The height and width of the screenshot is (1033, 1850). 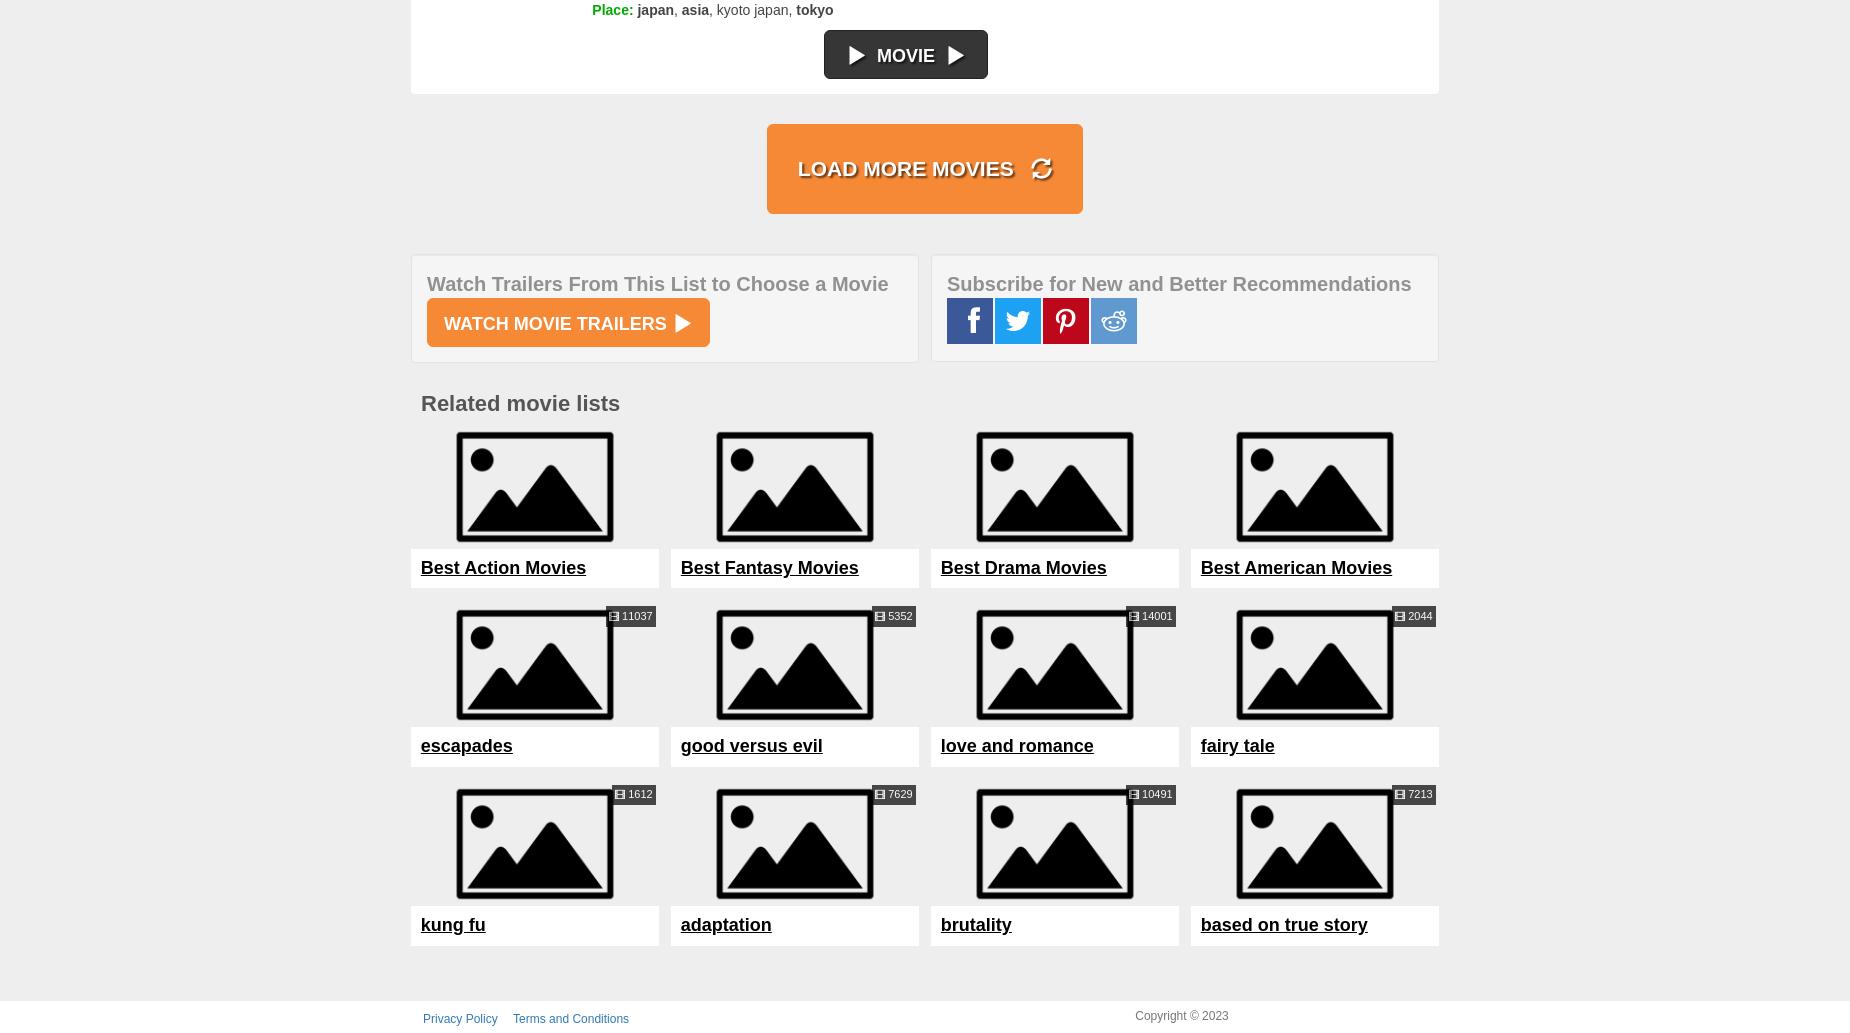 I want to click on 'Best Action Movies', so click(x=503, y=566).